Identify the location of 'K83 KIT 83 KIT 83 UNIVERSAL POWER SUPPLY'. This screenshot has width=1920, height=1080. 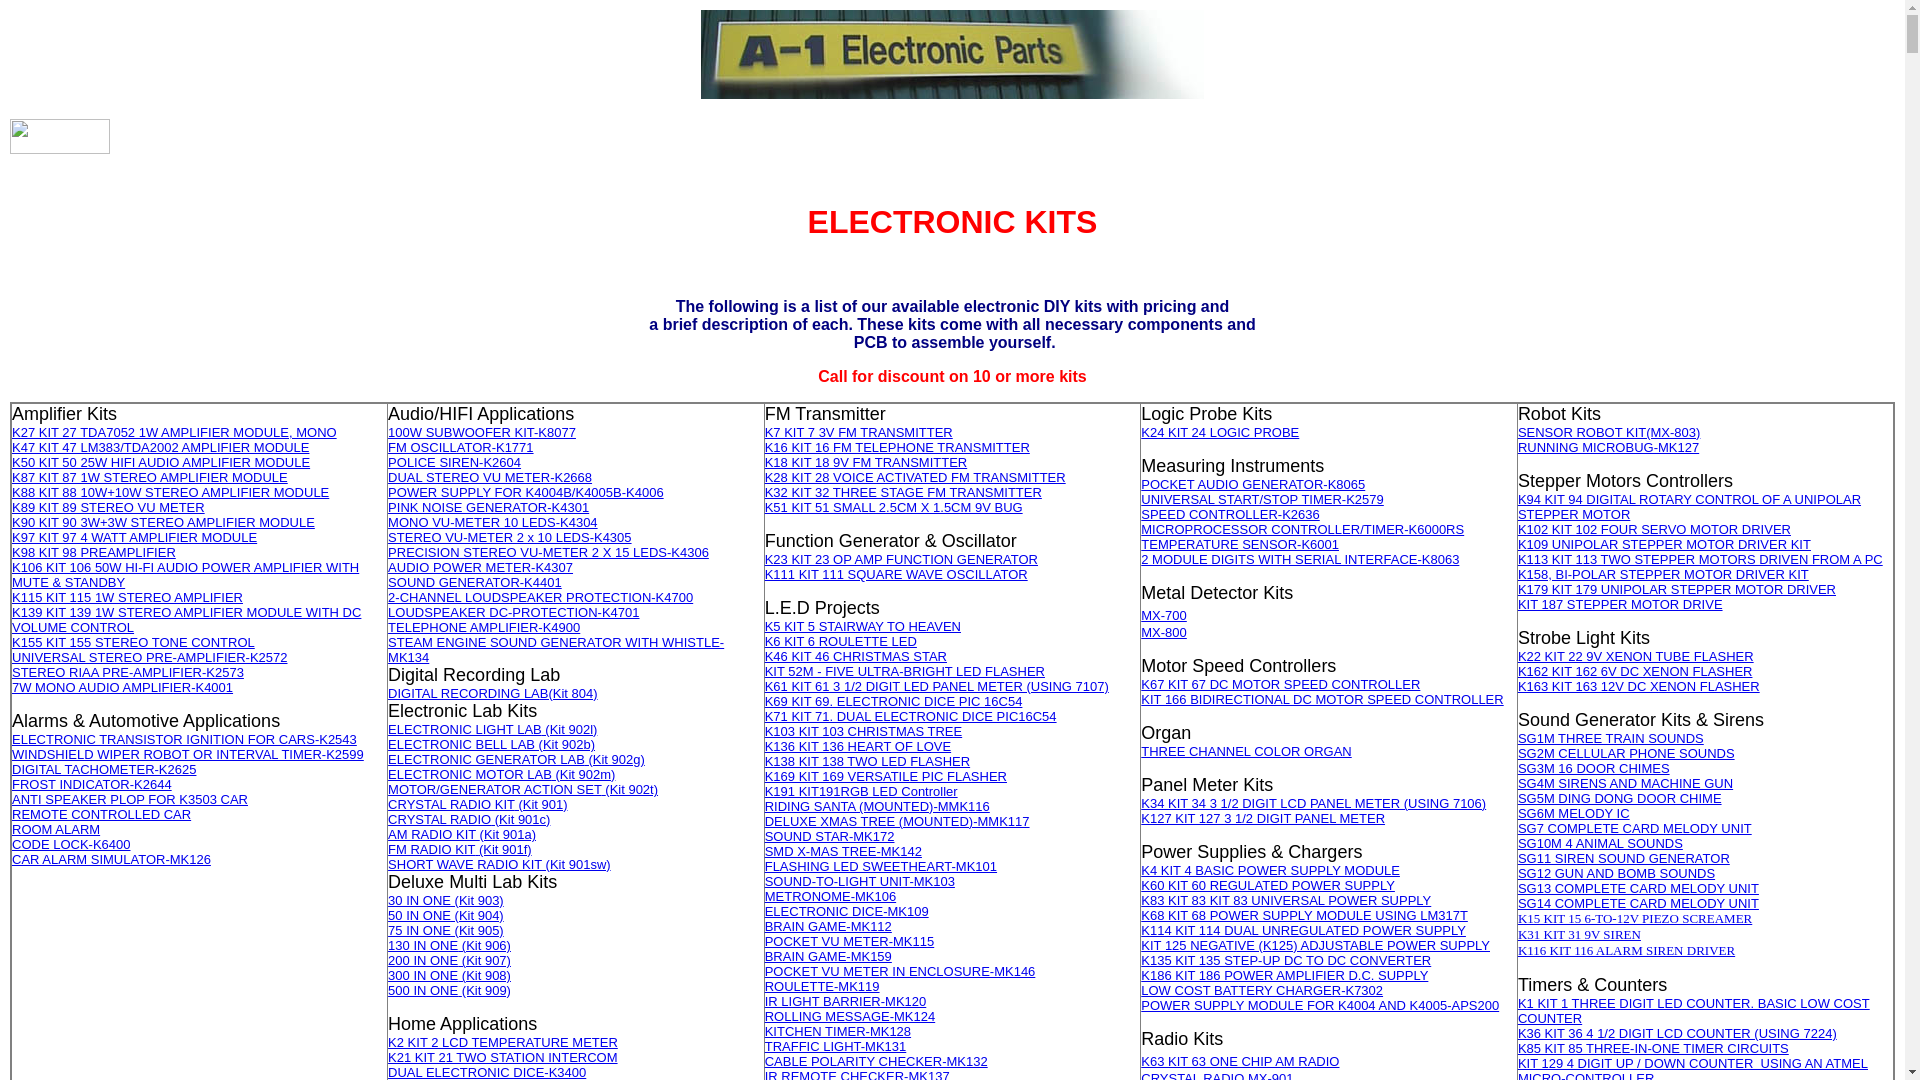
(1286, 900).